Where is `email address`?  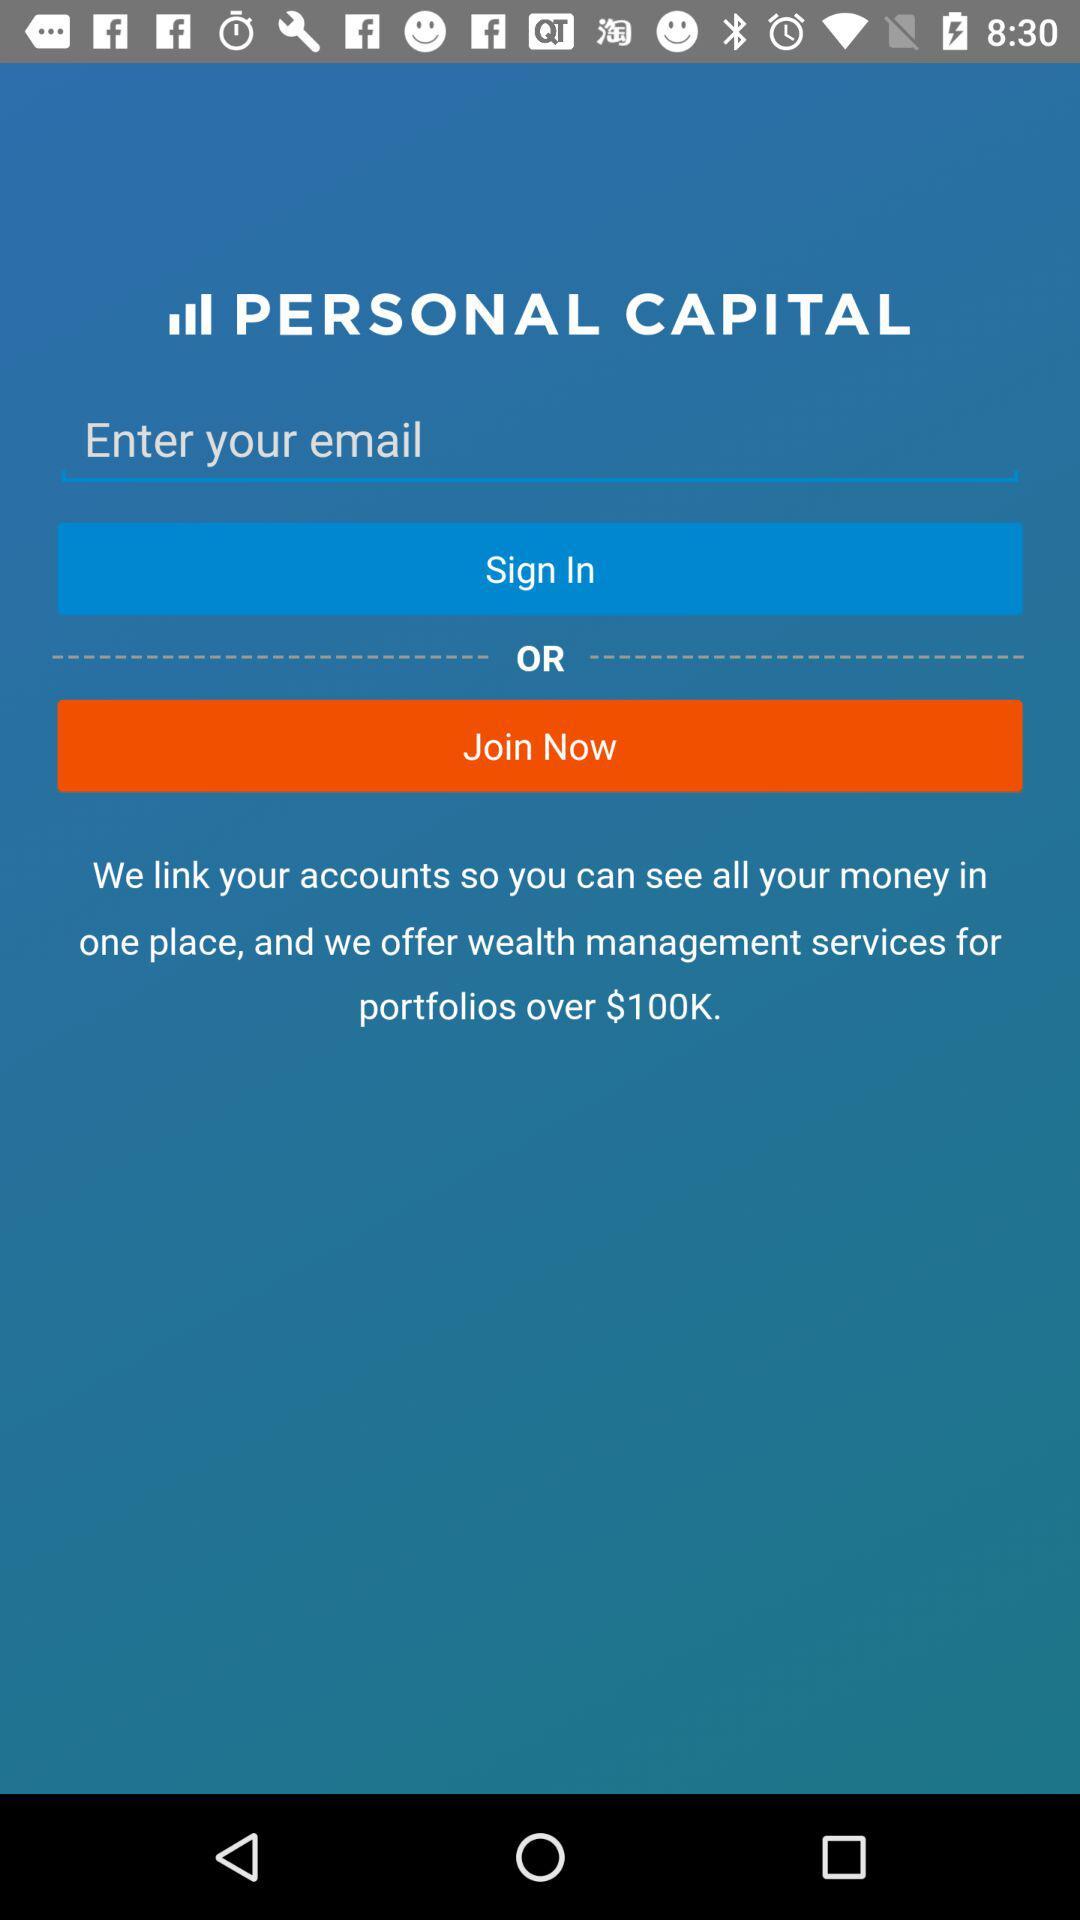
email address is located at coordinates (540, 438).